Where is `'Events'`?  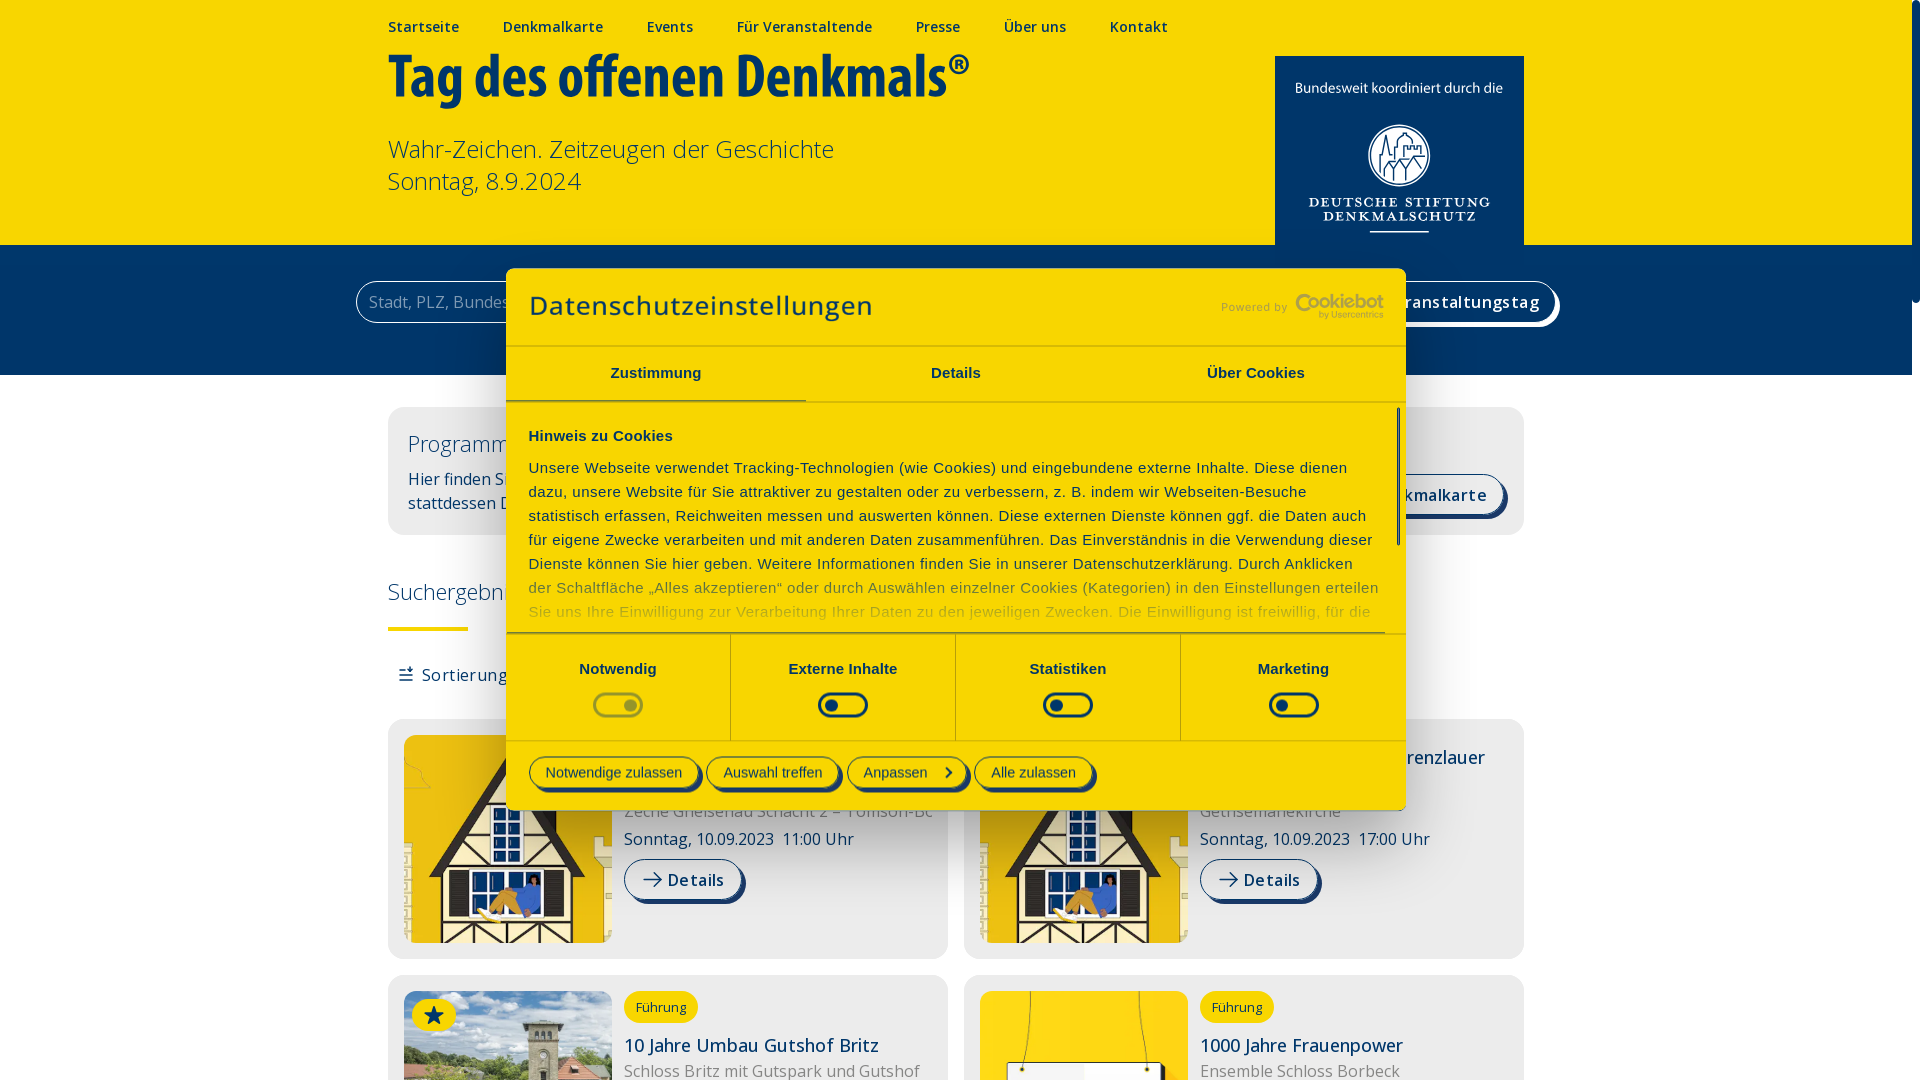
'Events' is located at coordinates (670, 26).